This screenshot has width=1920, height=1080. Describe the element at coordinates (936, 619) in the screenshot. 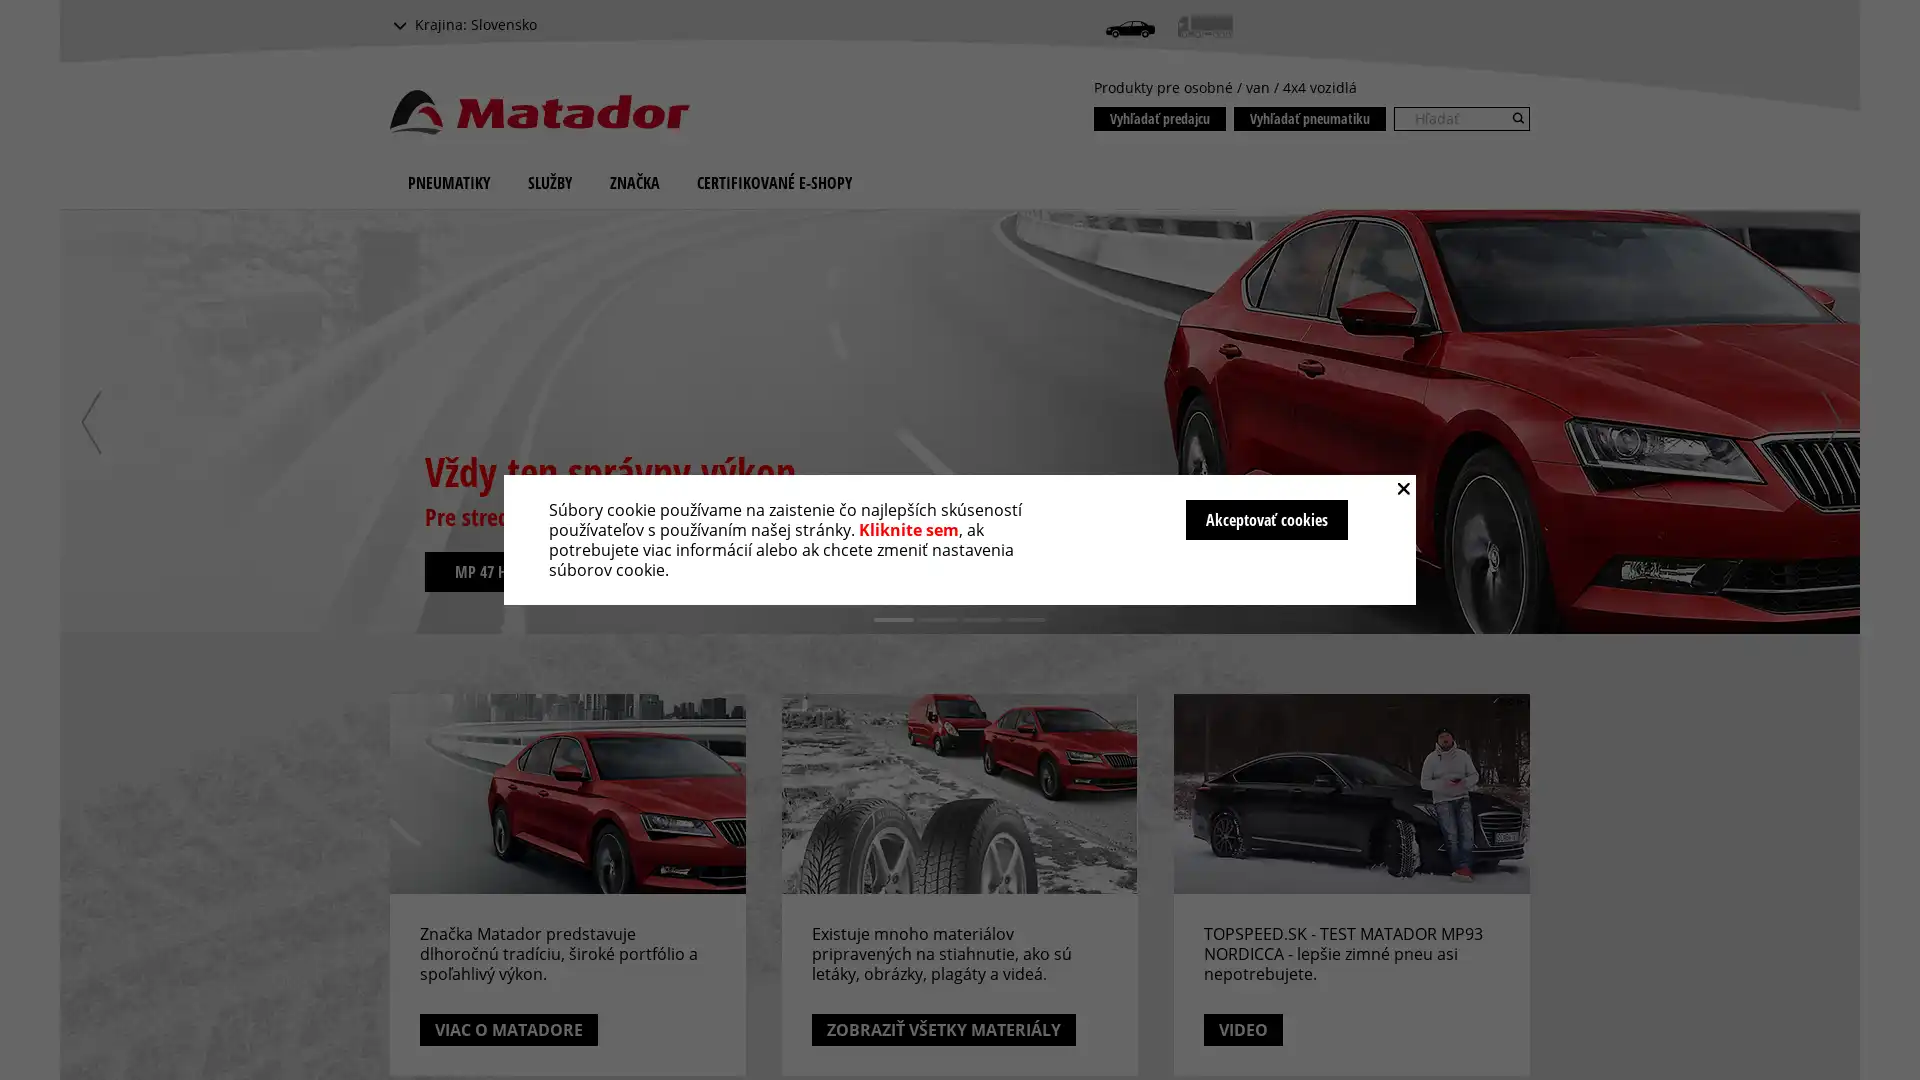

I see `2` at that location.